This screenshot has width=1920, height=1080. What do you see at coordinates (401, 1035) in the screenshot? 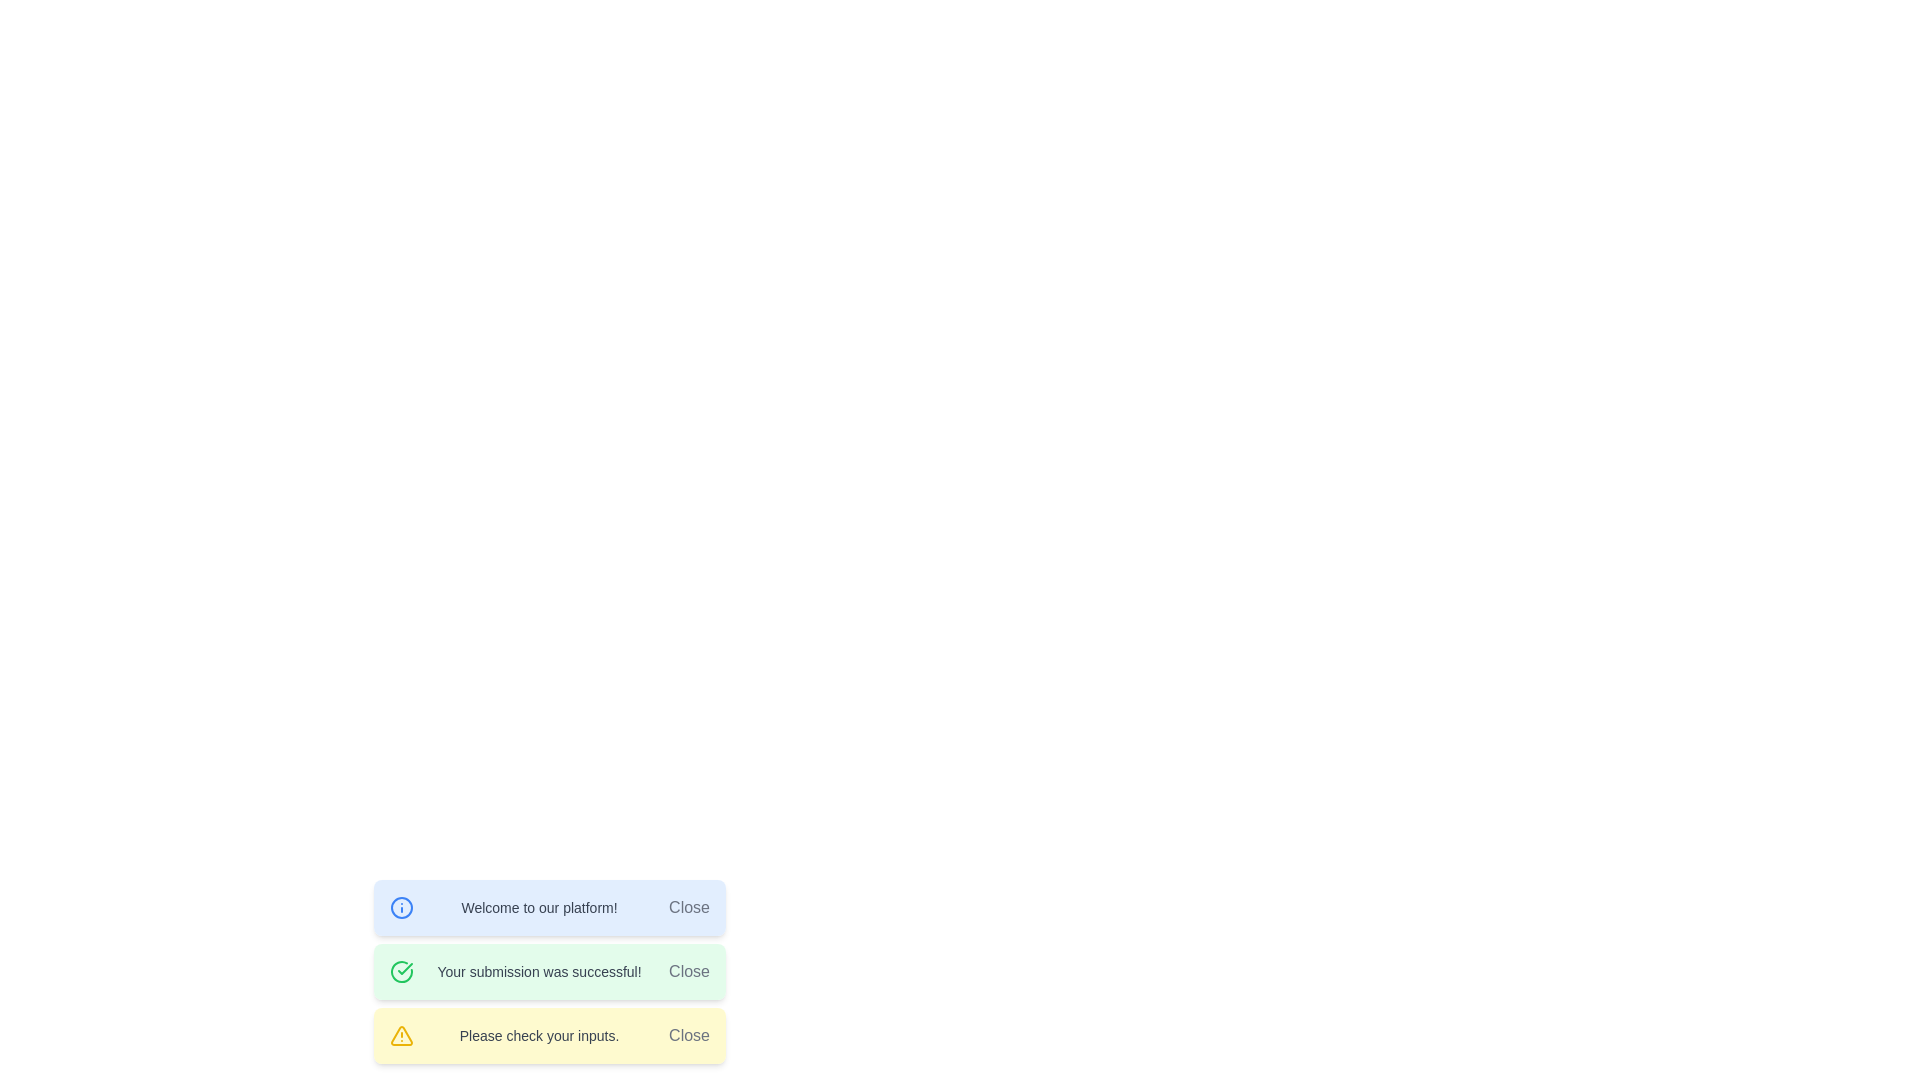
I see `the alert icon located on the right side of the third notification message with a yellow background that reads 'Please check your inputs.'` at bounding box center [401, 1035].